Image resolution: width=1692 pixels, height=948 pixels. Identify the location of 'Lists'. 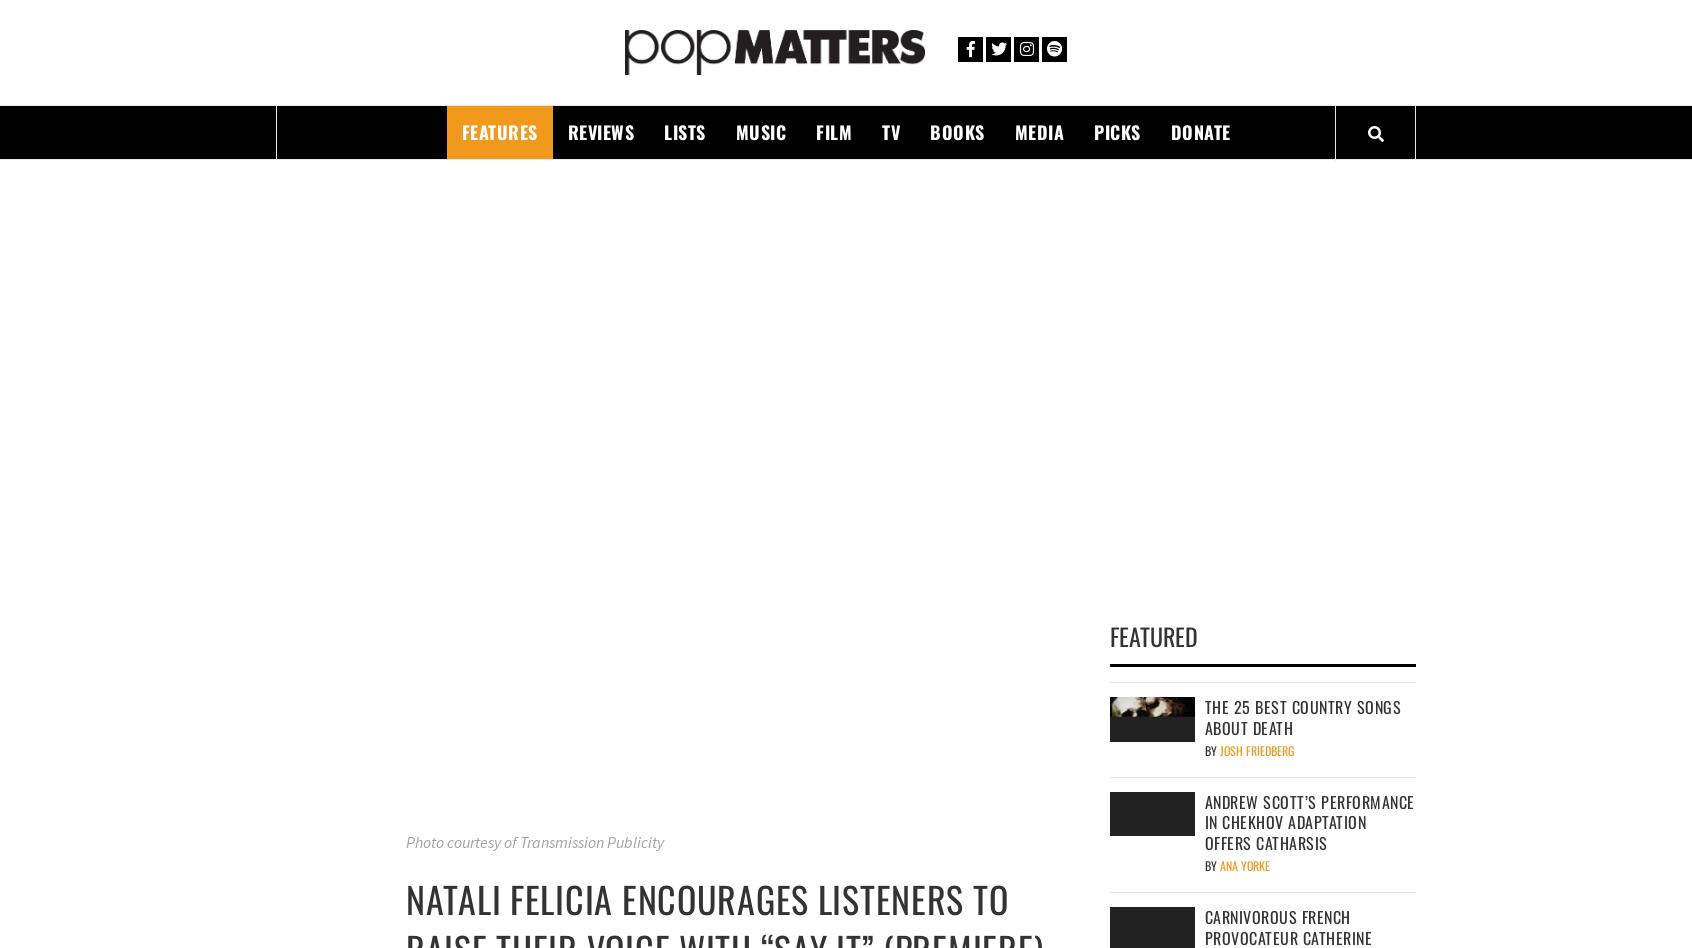
(684, 130).